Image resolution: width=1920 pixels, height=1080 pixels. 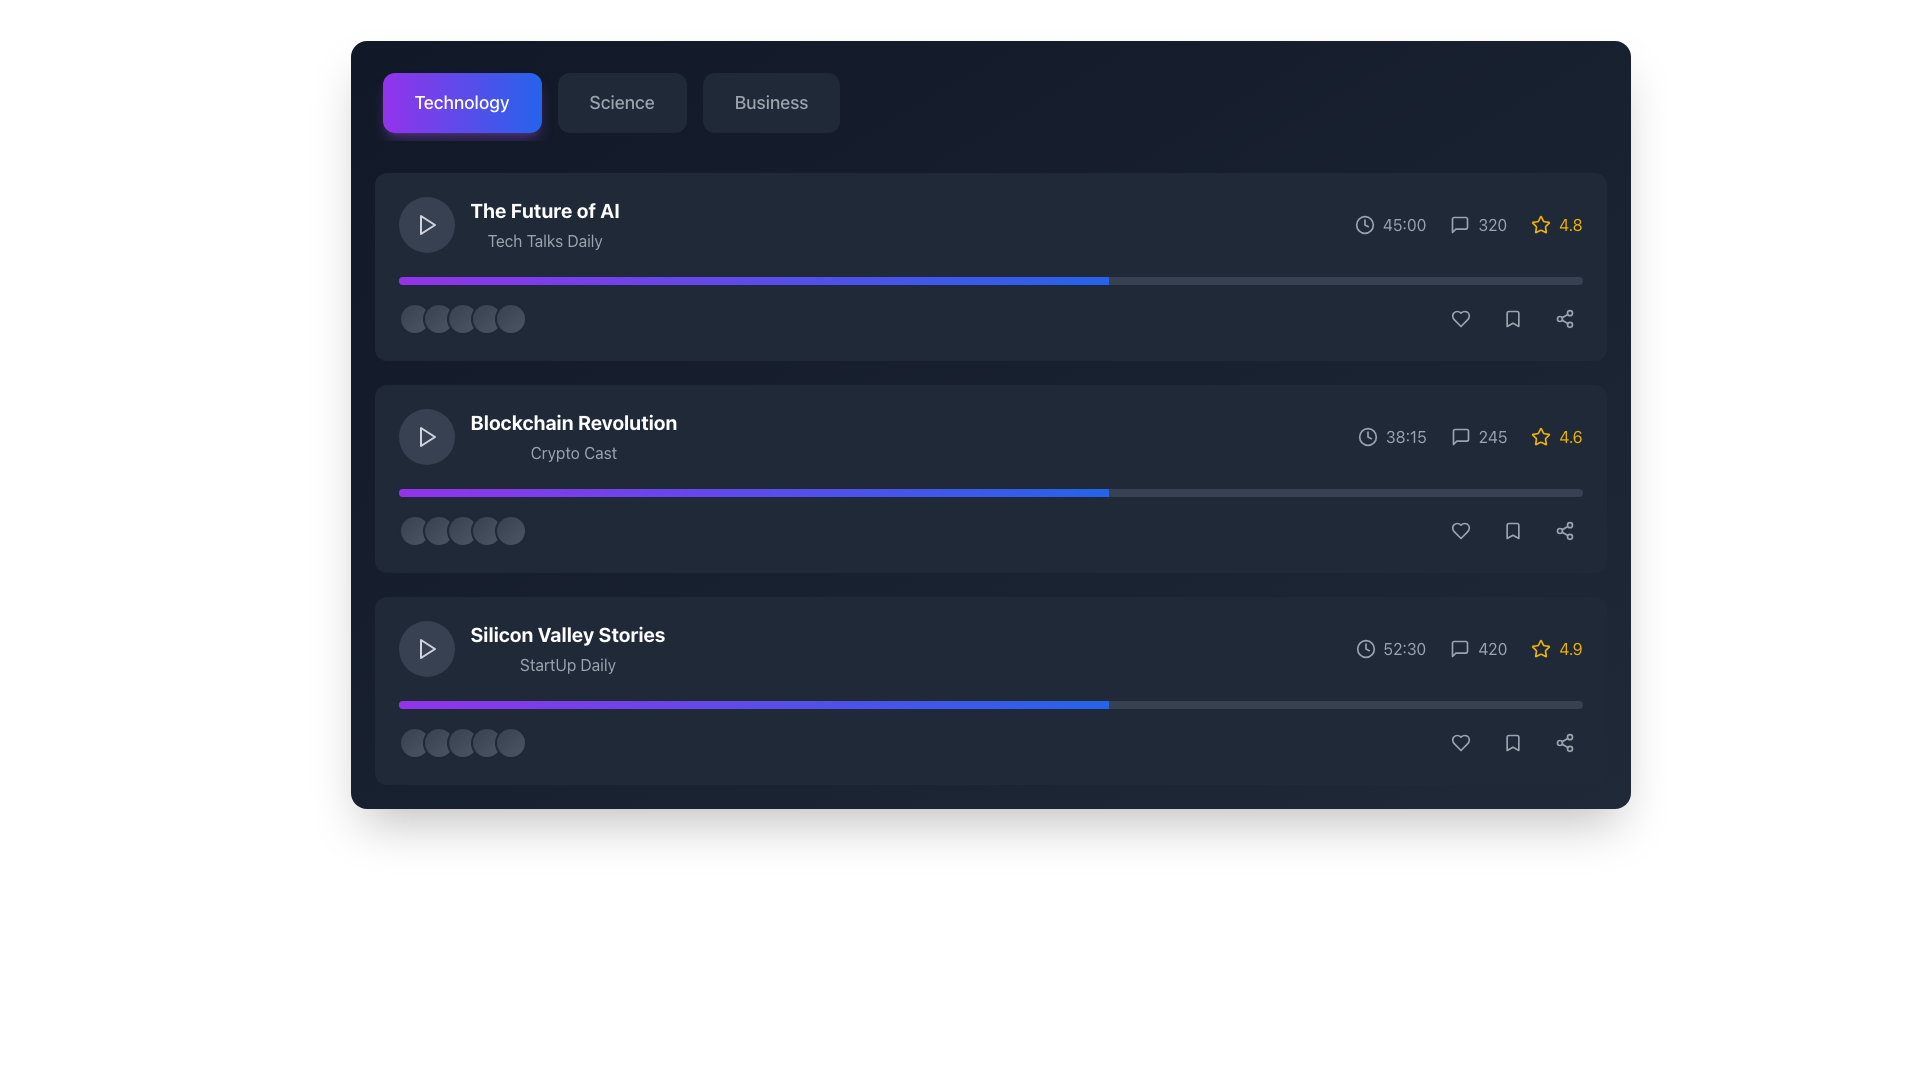 What do you see at coordinates (437, 530) in the screenshot?
I see `the second circular UI component in the sequence of five, located below the 'Blockchain Revolution' text and a purple progress bar` at bounding box center [437, 530].